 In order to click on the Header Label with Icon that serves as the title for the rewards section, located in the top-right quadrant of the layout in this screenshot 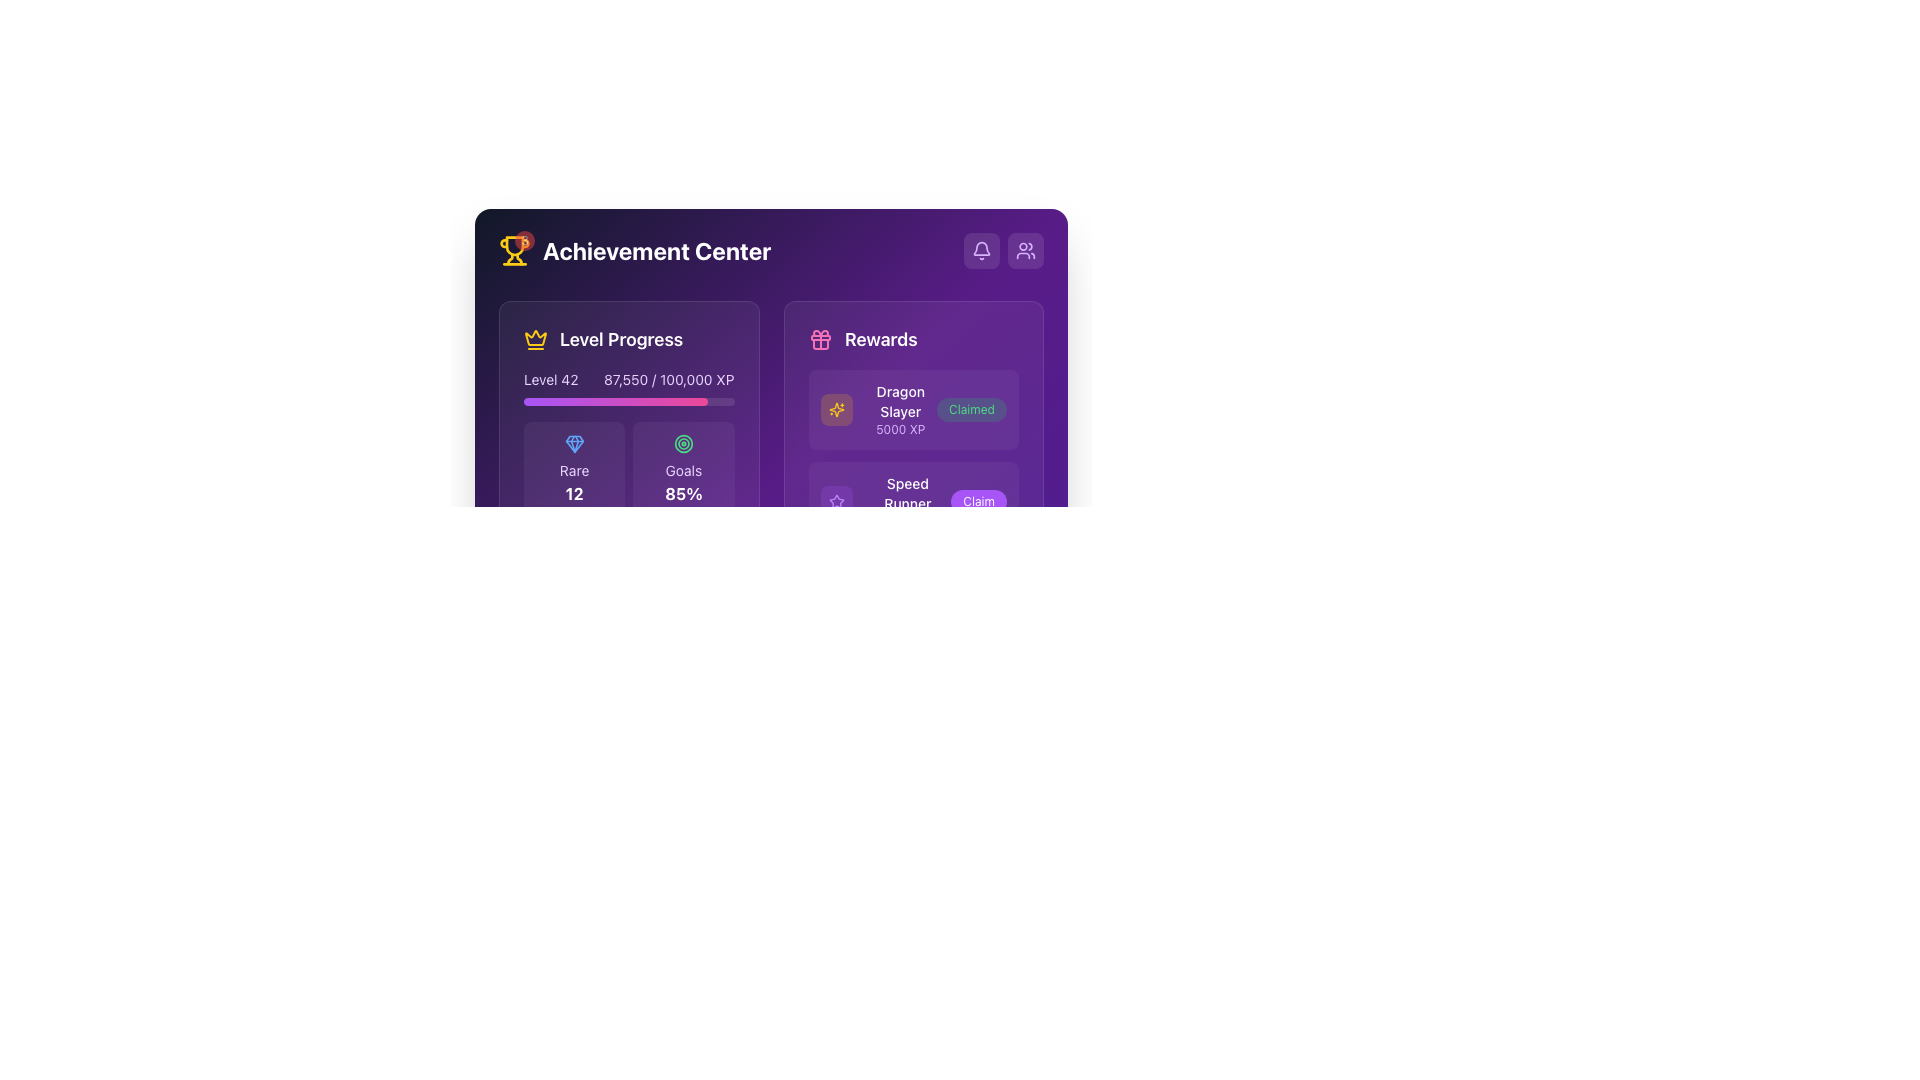, I will do `click(912, 338)`.